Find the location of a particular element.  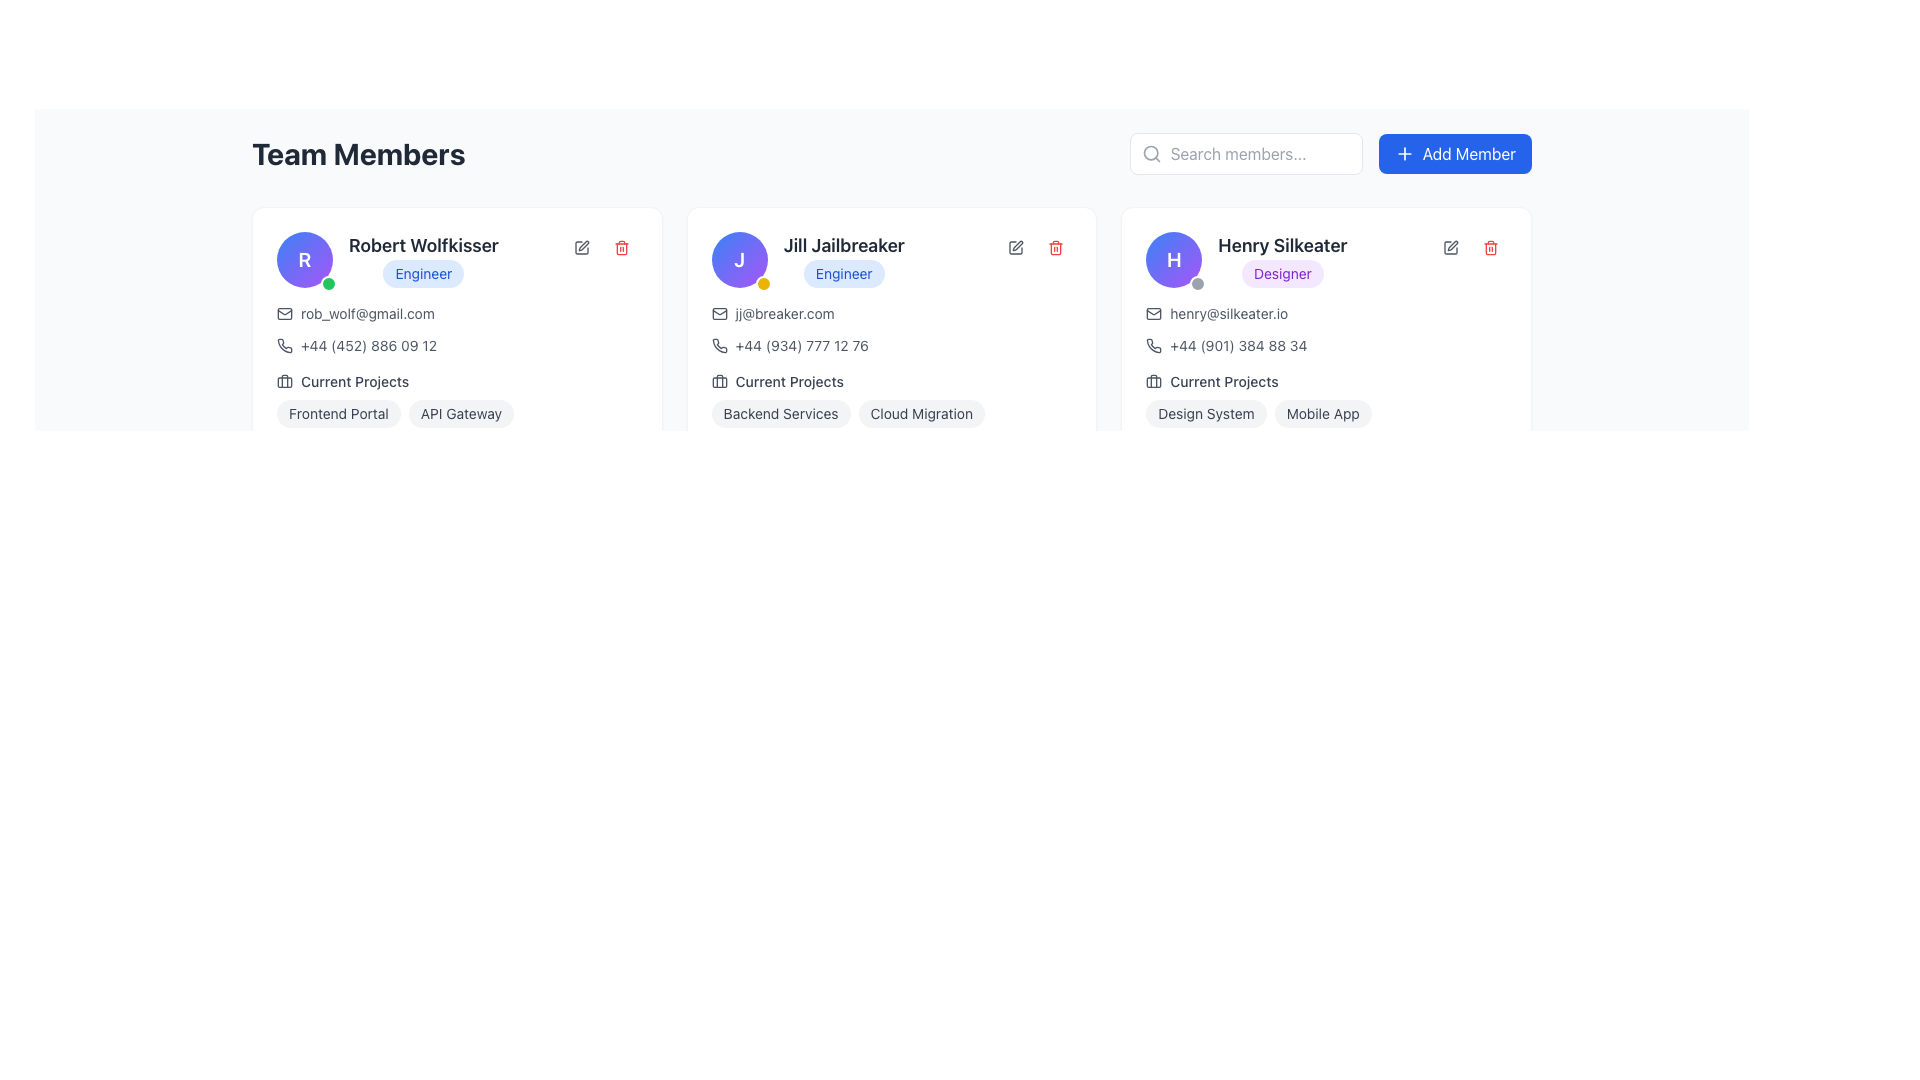

the text of the role label located below the name 'Jill Jailbreaker' on the profile card in the second column is located at coordinates (844, 273).